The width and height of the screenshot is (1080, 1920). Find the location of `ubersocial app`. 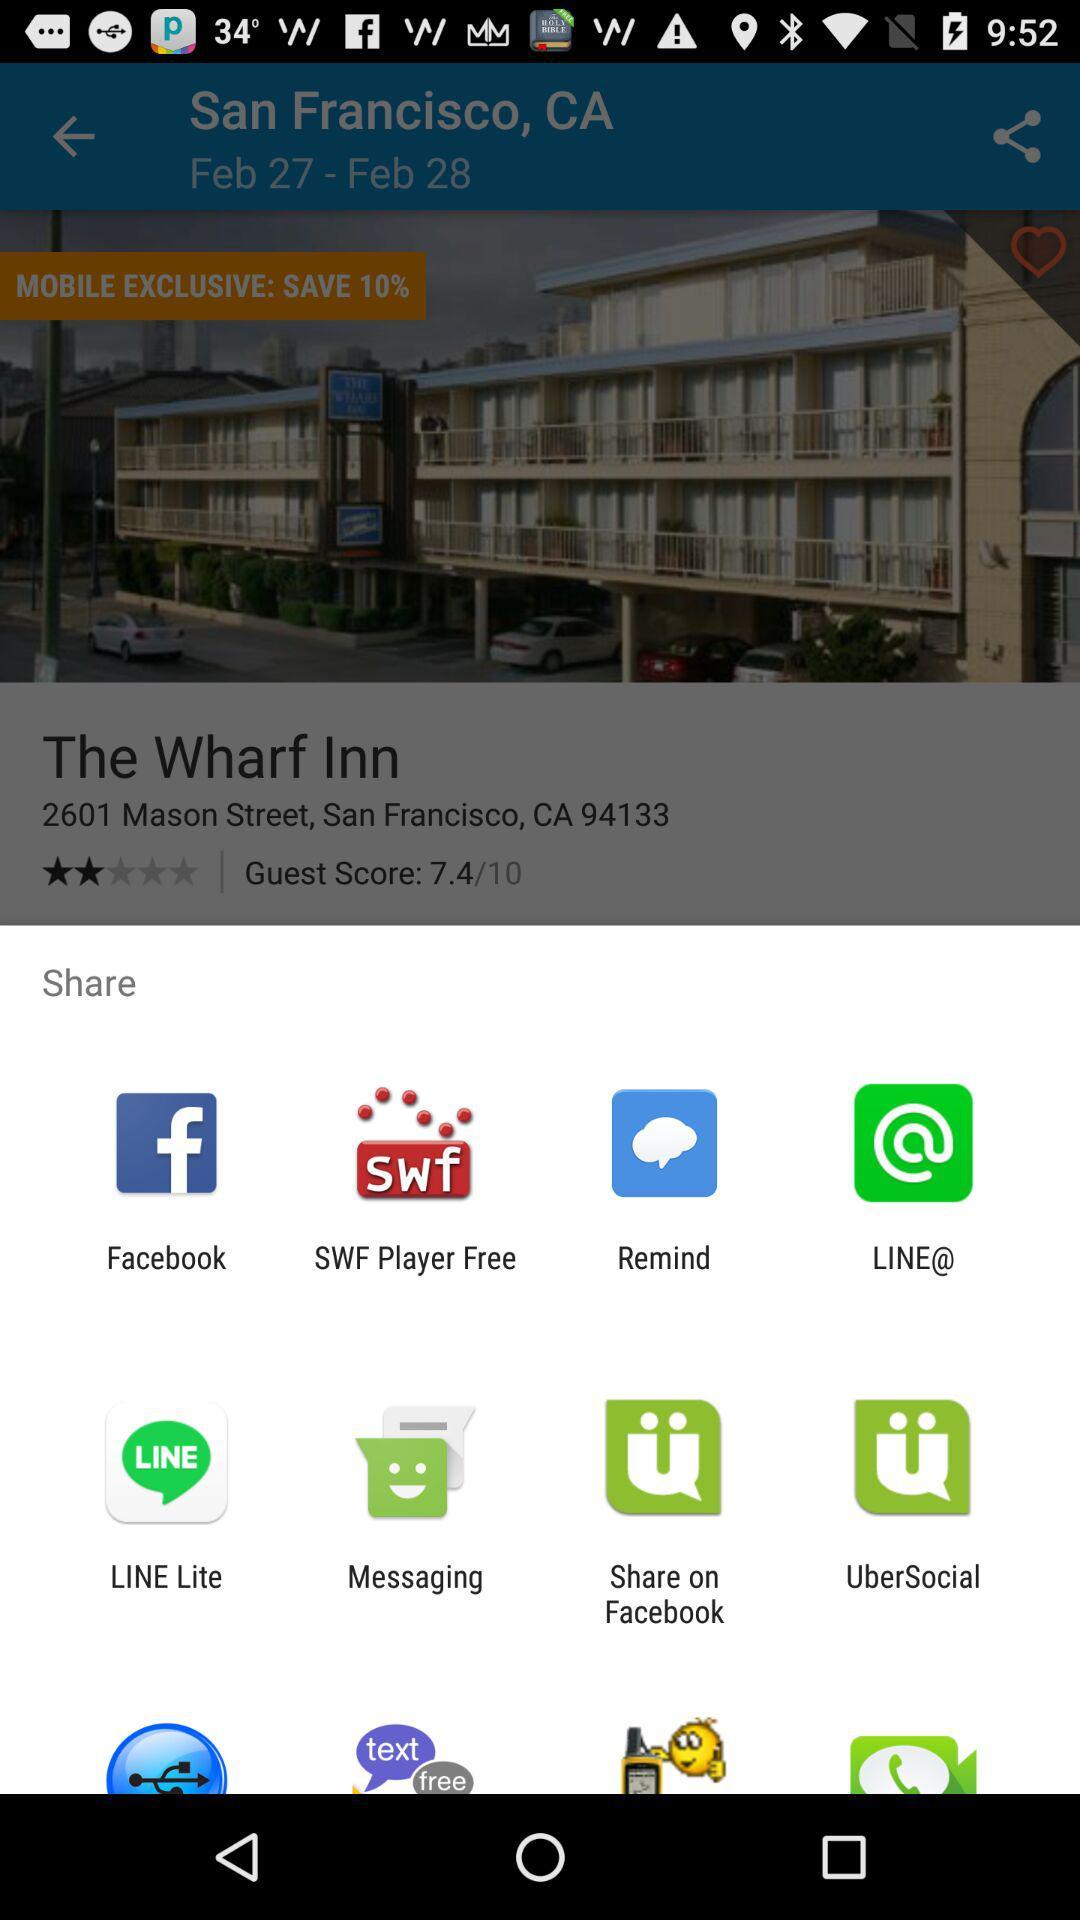

ubersocial app is located at coordinates (913, 1592).